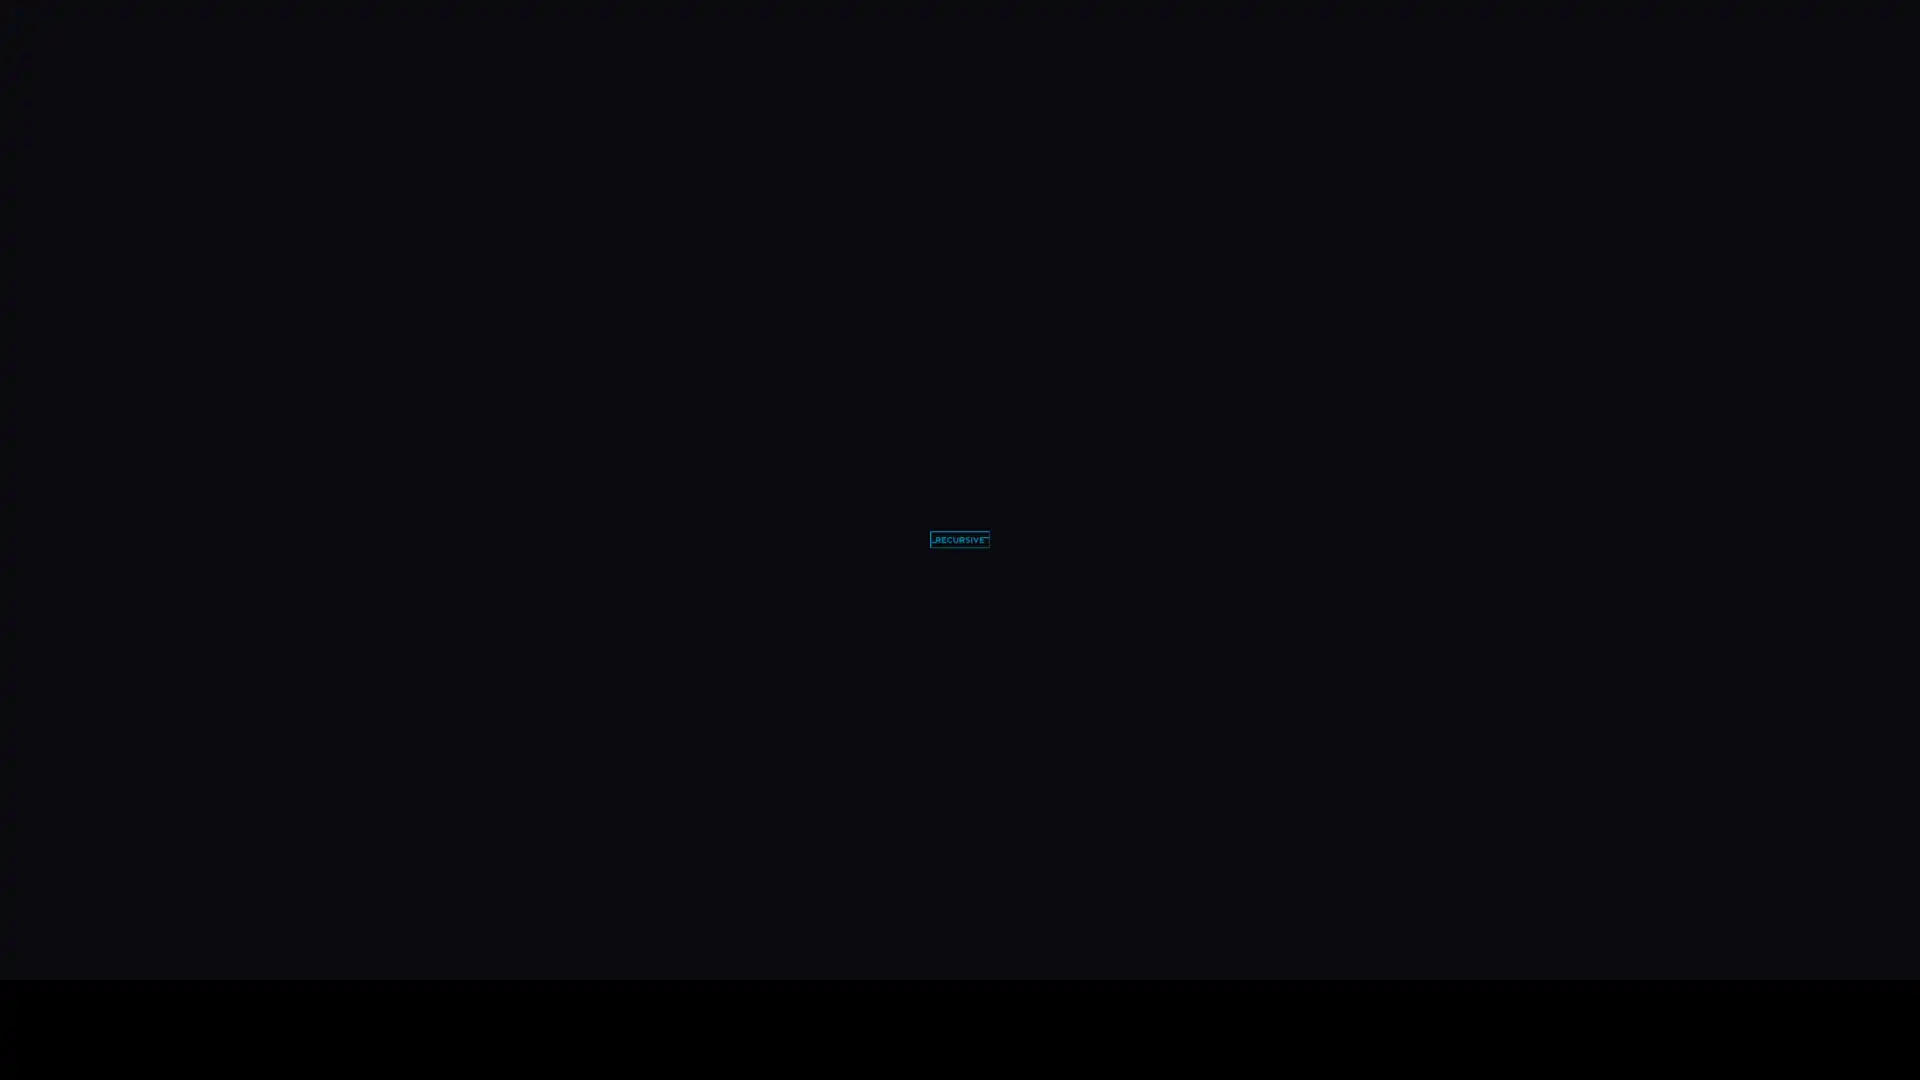  I want to click on show more media controls, so click(1871, 1023).